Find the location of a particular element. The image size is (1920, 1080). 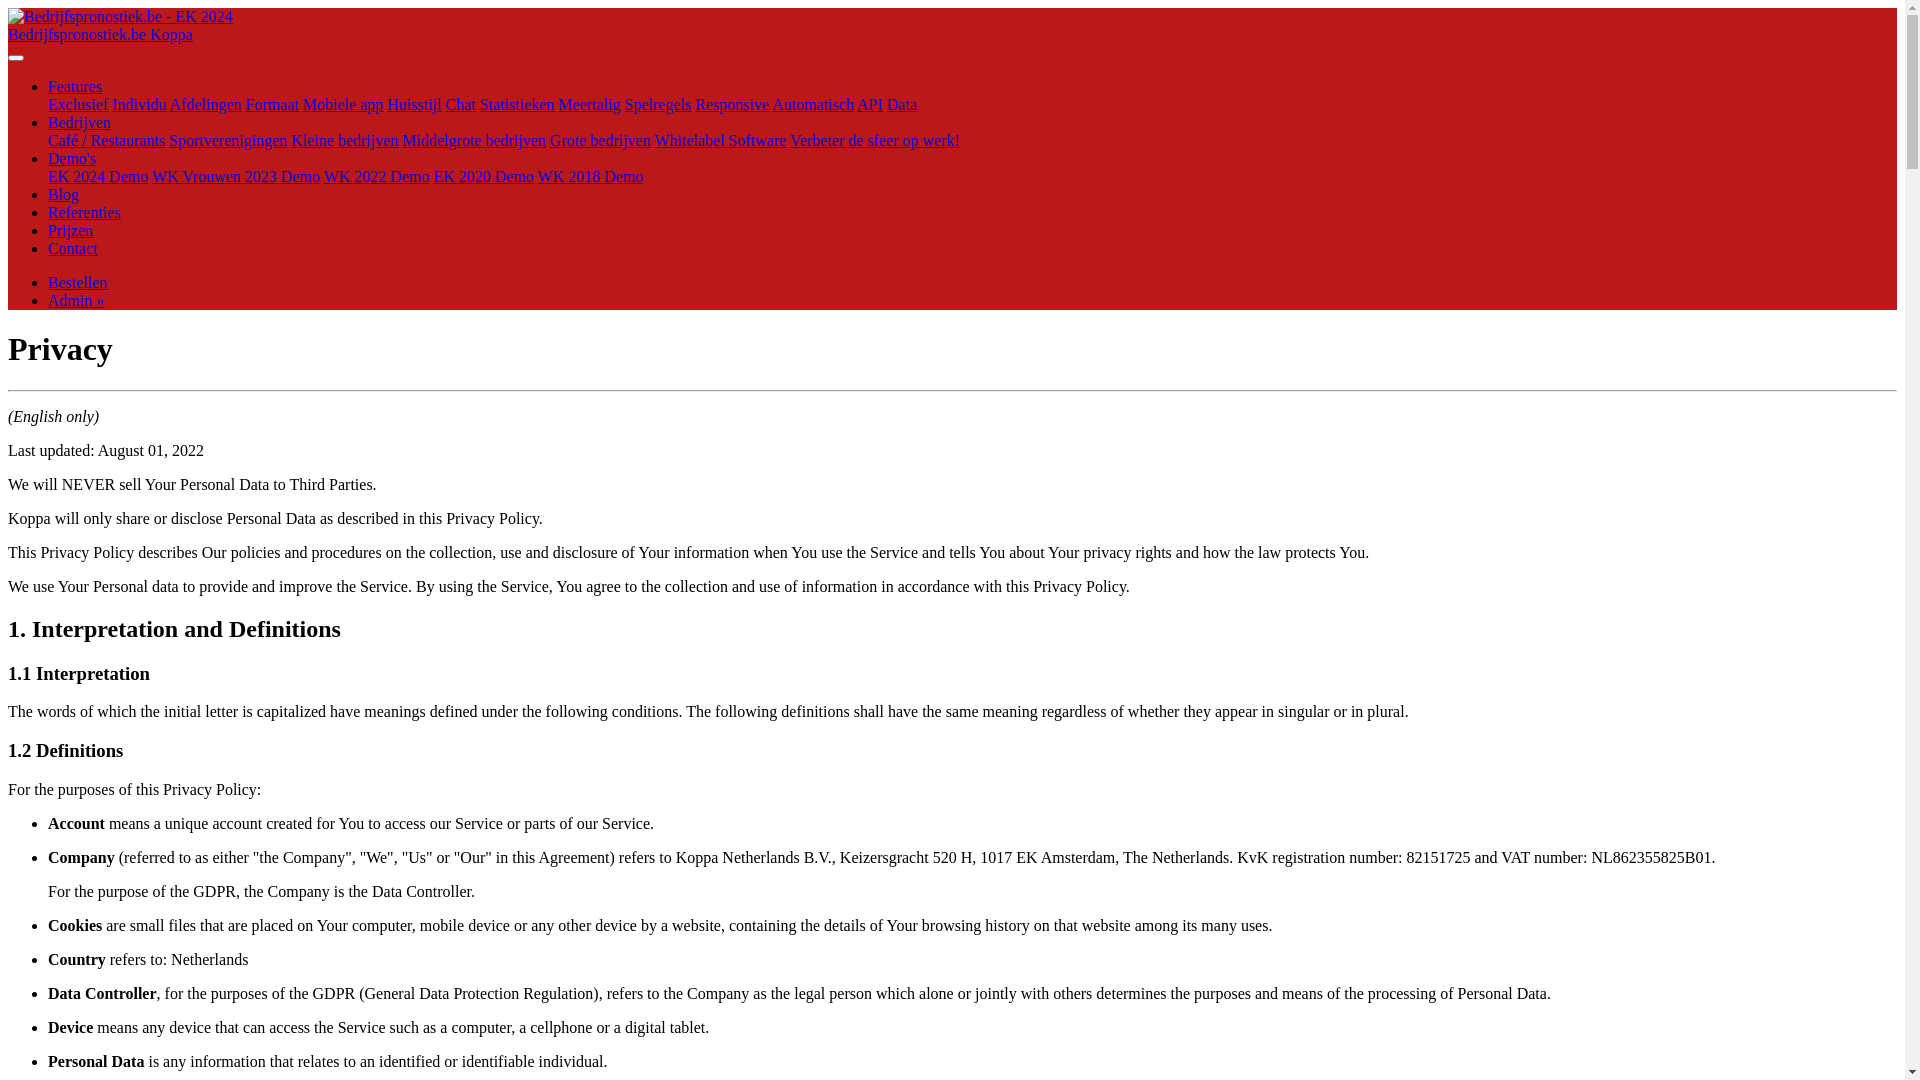

'Contact' is located at coordinates (72, 247).